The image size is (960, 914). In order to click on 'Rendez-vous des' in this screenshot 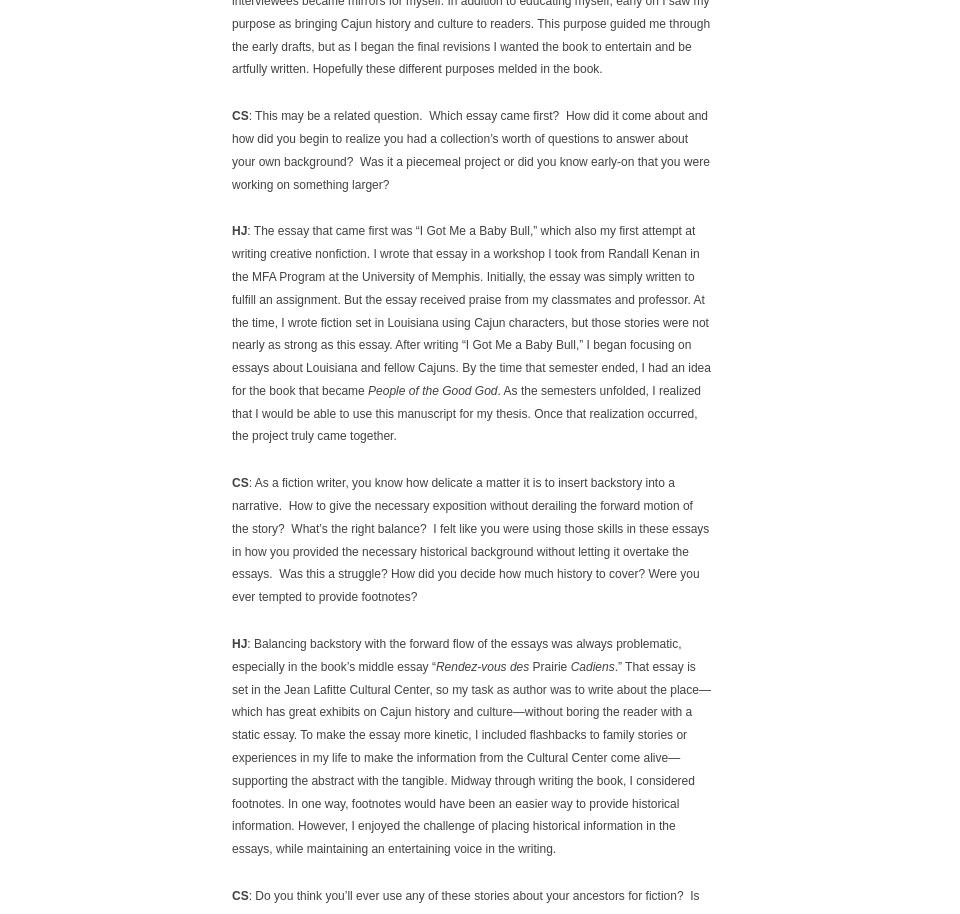, I will do `click(481, 666)`.